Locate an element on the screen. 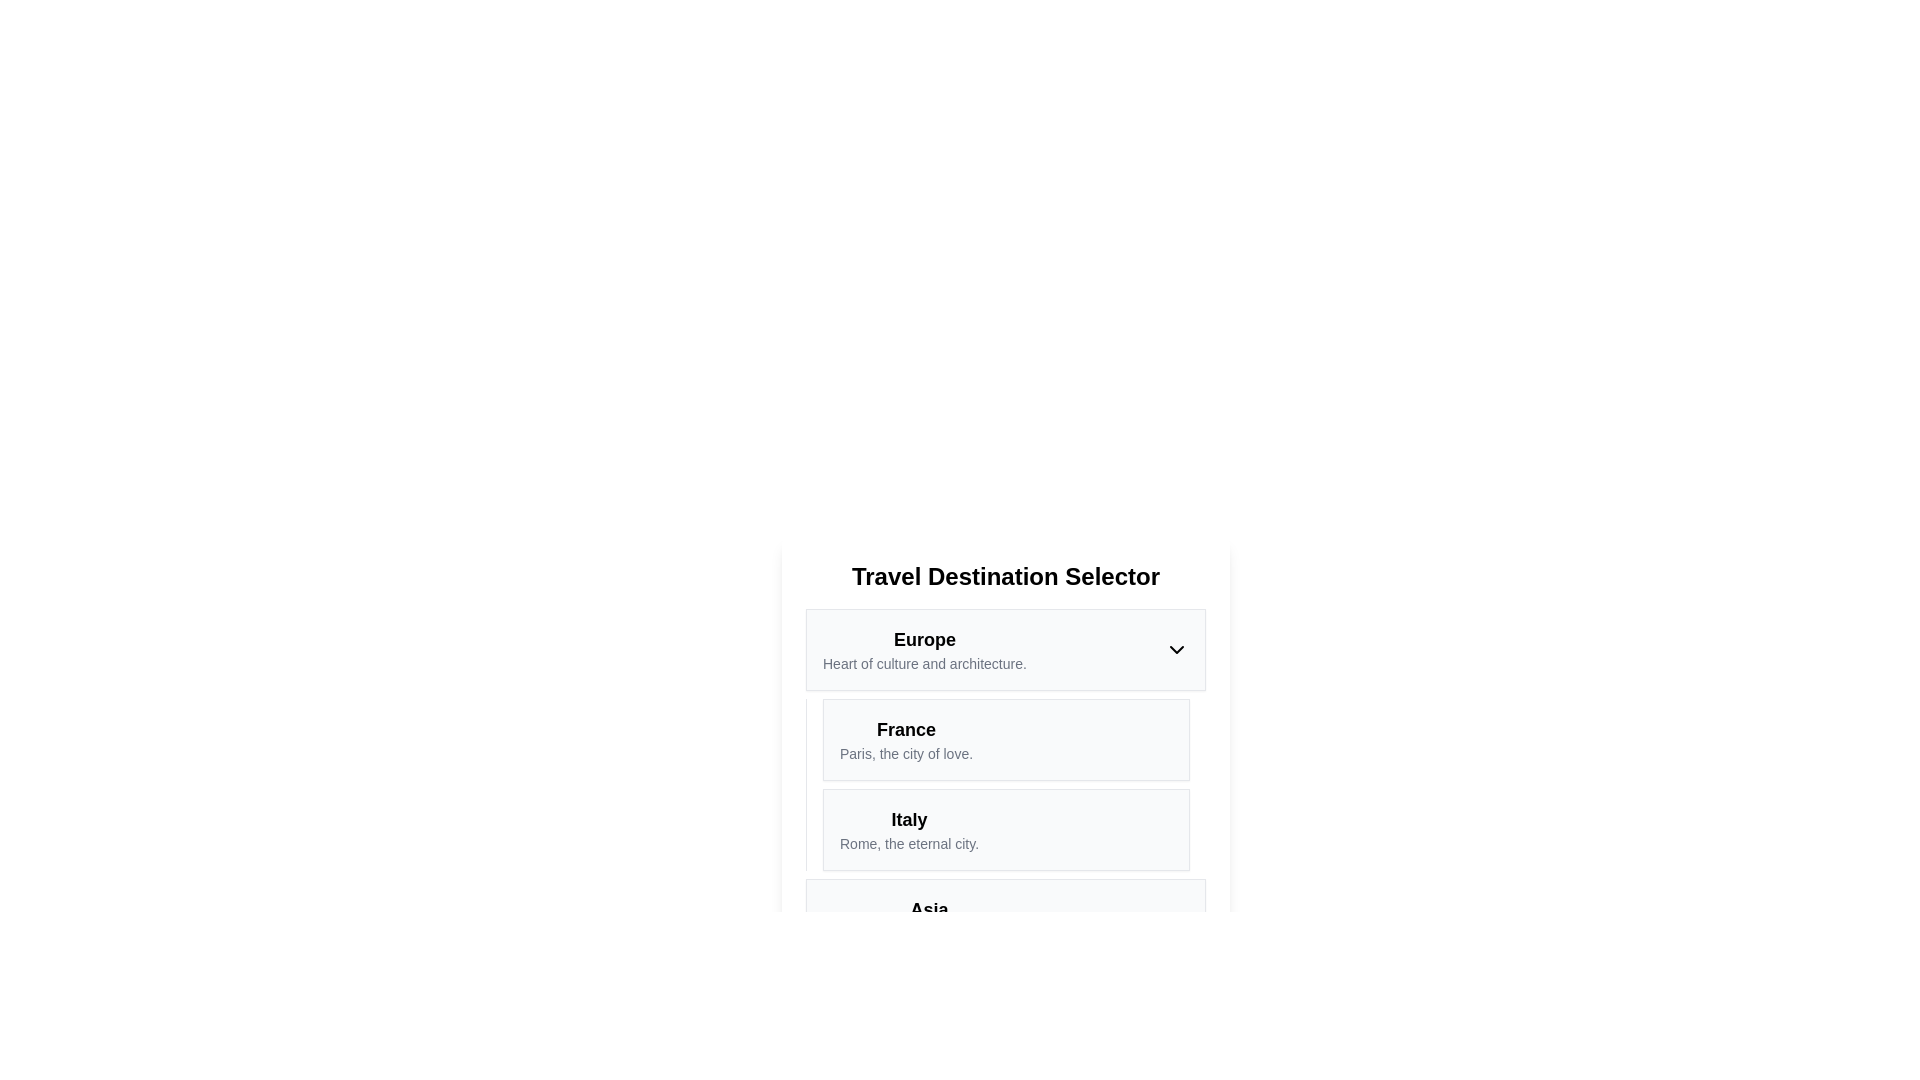 This screenshot has width=1920, height=1080. the details of the Text Box containing the country name 'France' and the description 'Paris, the city of love.' positioned below the 'Europe' section header is located at coordinates (1006, 740).